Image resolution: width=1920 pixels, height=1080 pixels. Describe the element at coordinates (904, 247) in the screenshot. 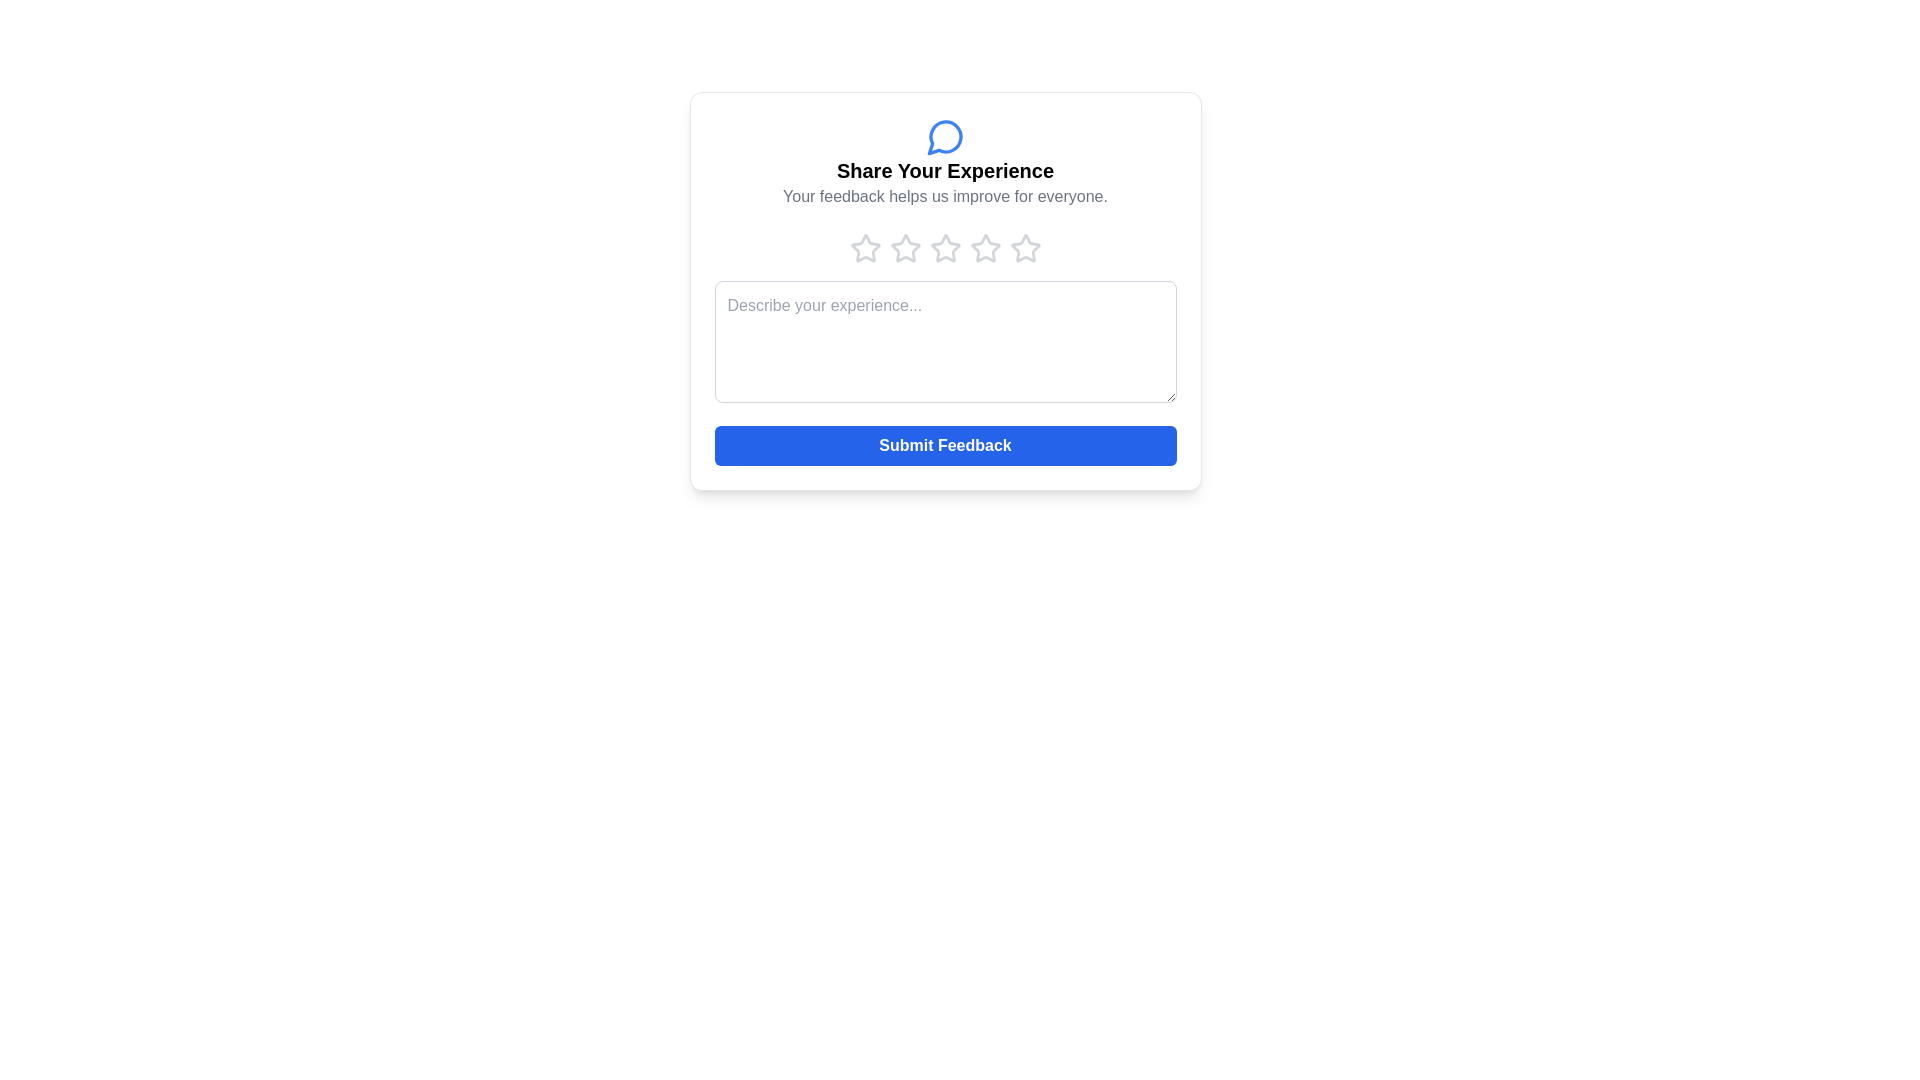

I see `the second star icon from the left in the horizontal row of star icons to rate` at that location.